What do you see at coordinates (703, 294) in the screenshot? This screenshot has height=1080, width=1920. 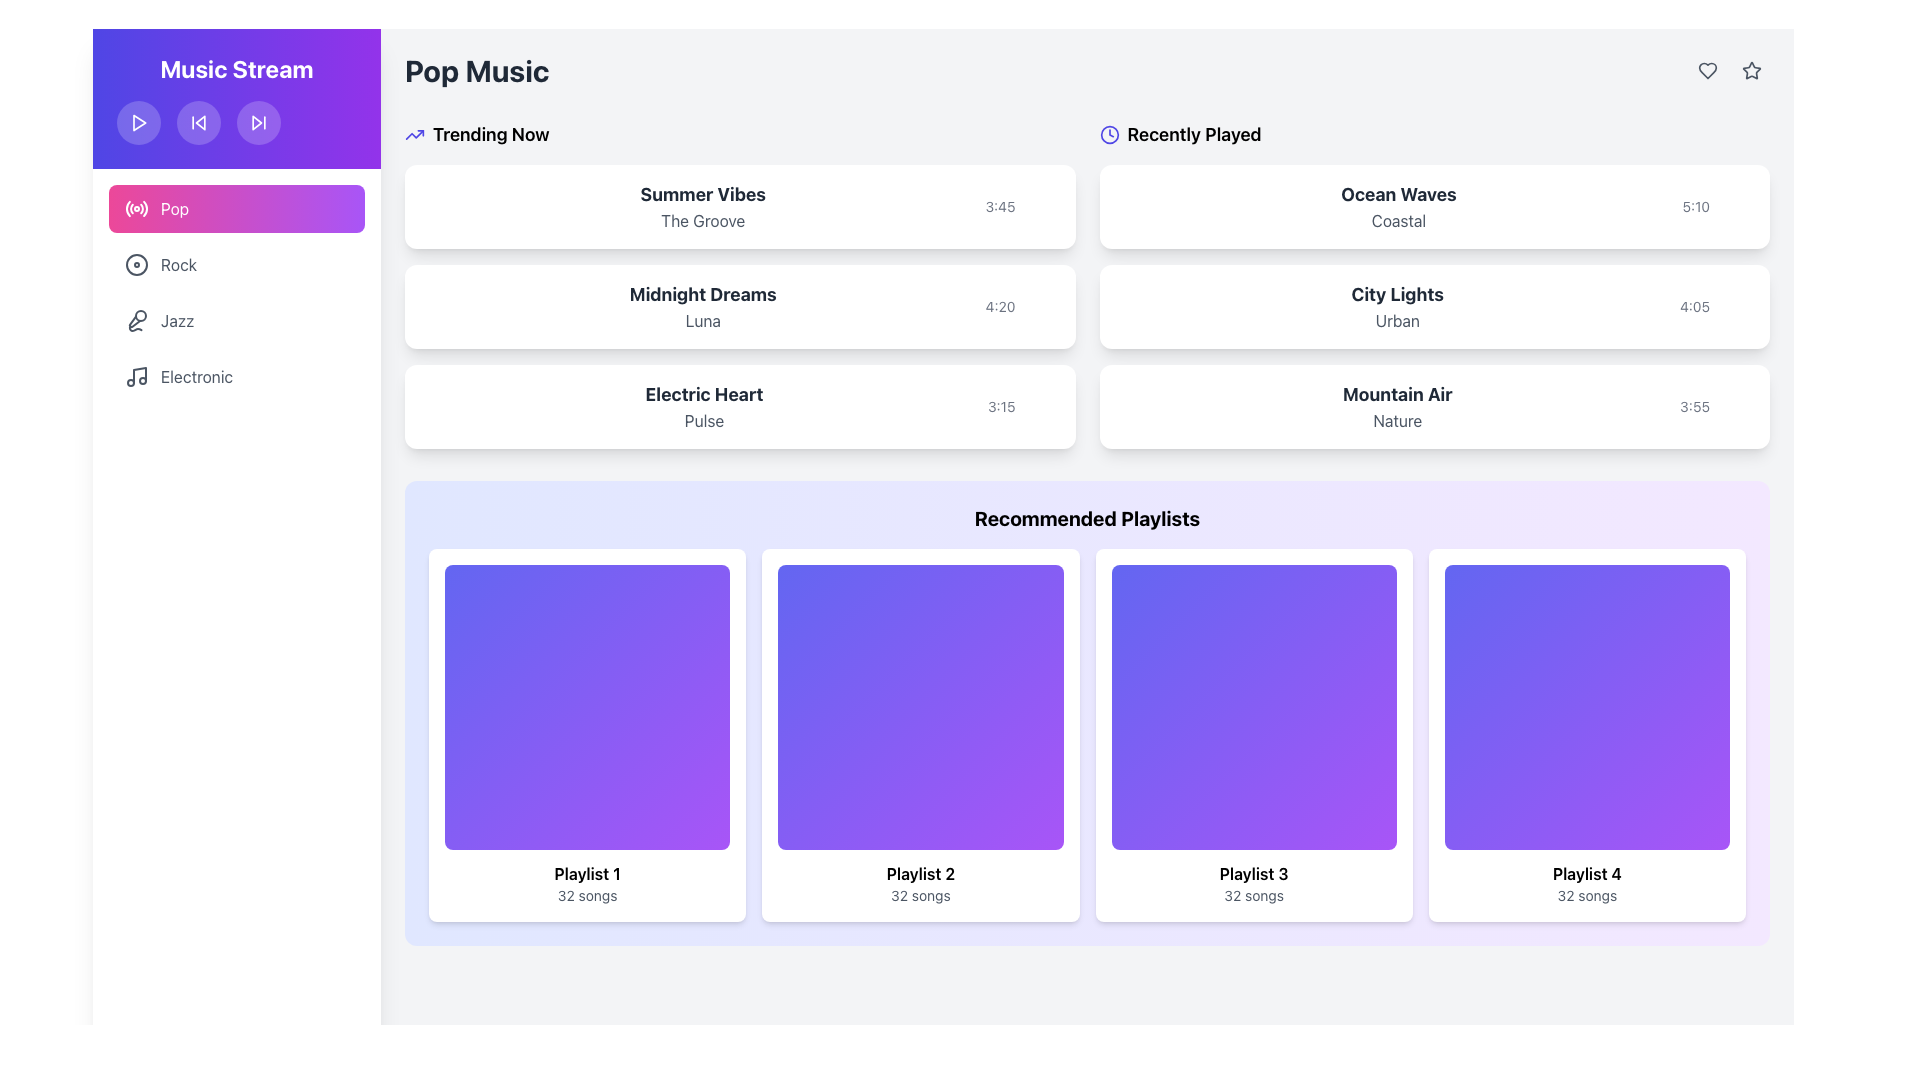 I see `the text label displaying 'Midnight Dreams', which is styled in bold, large dark gray font and aligned with the 'Trending Now' section` at bounding box center [703, 294].